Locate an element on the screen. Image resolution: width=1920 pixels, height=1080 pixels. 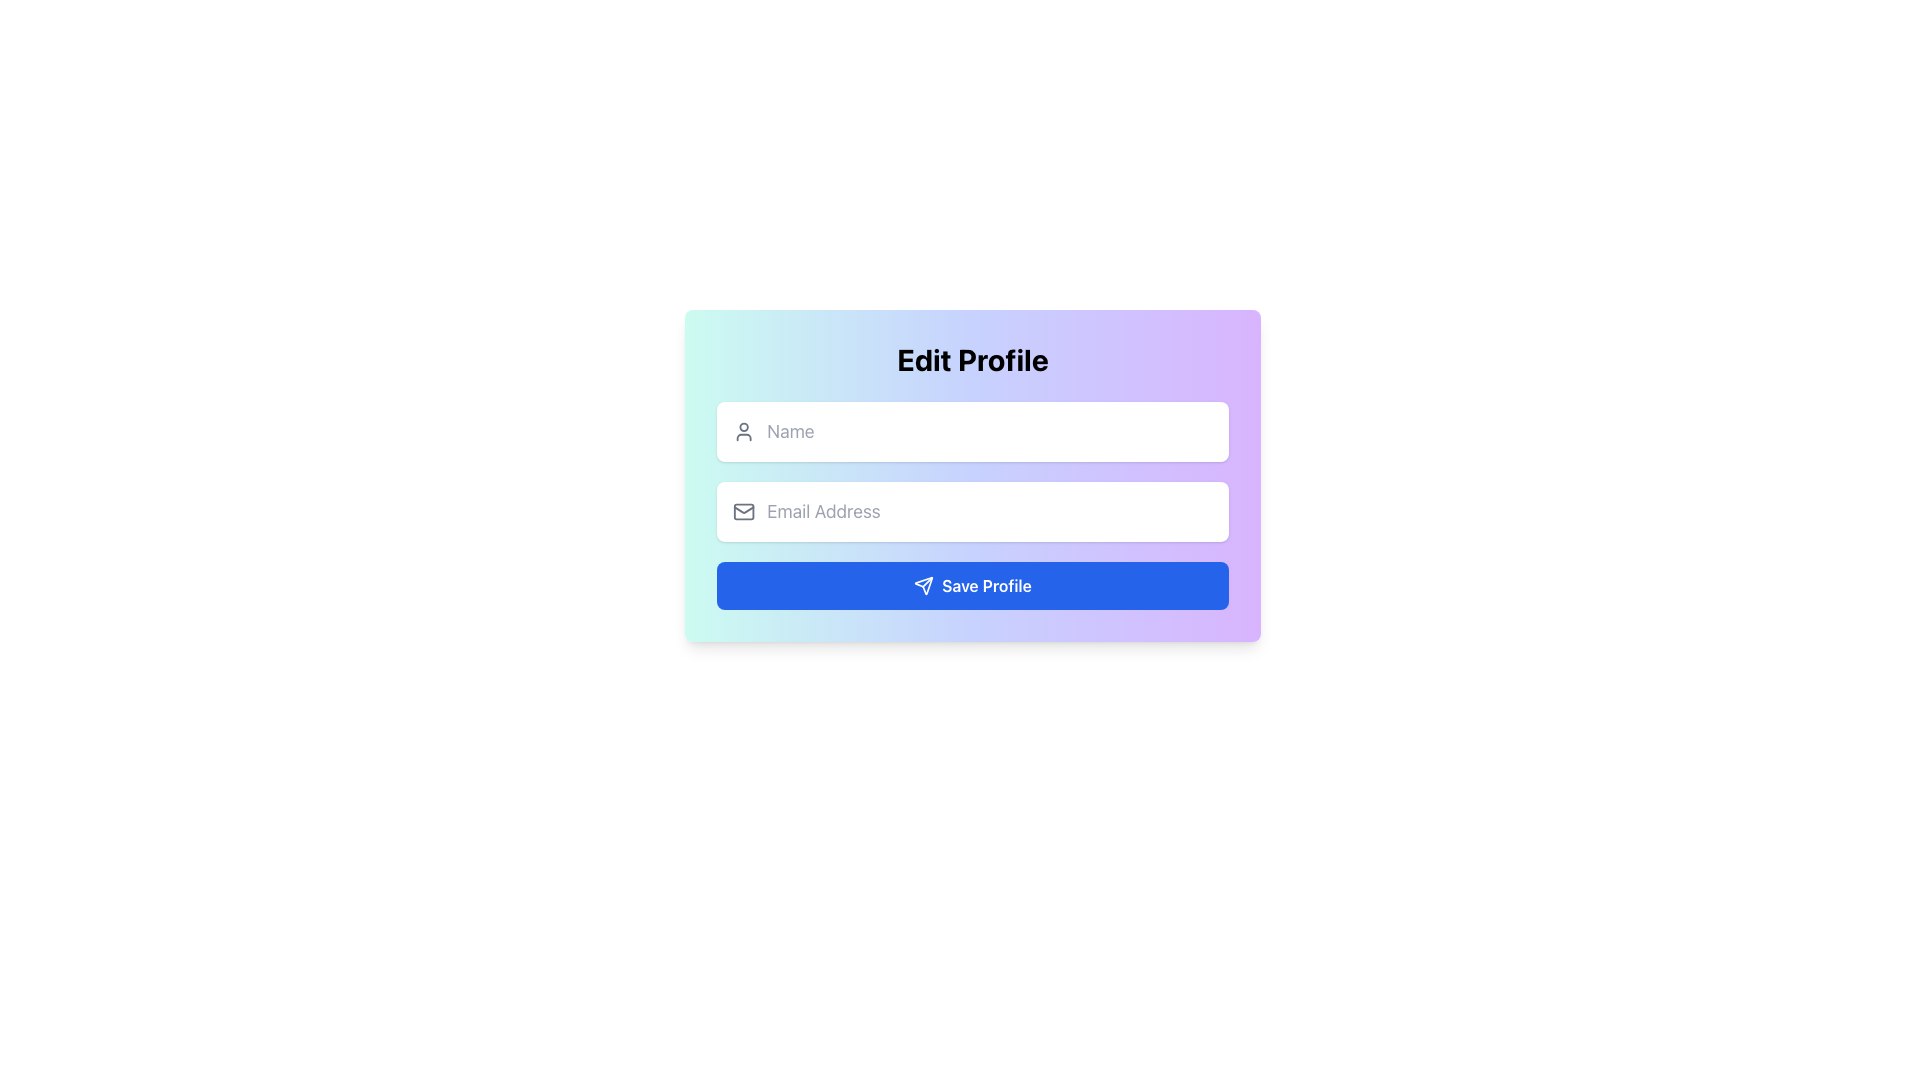
the Header Text element that serves as the section heading for the profile editing form, located at the center of the card layout is located at coordinates (973, 358).